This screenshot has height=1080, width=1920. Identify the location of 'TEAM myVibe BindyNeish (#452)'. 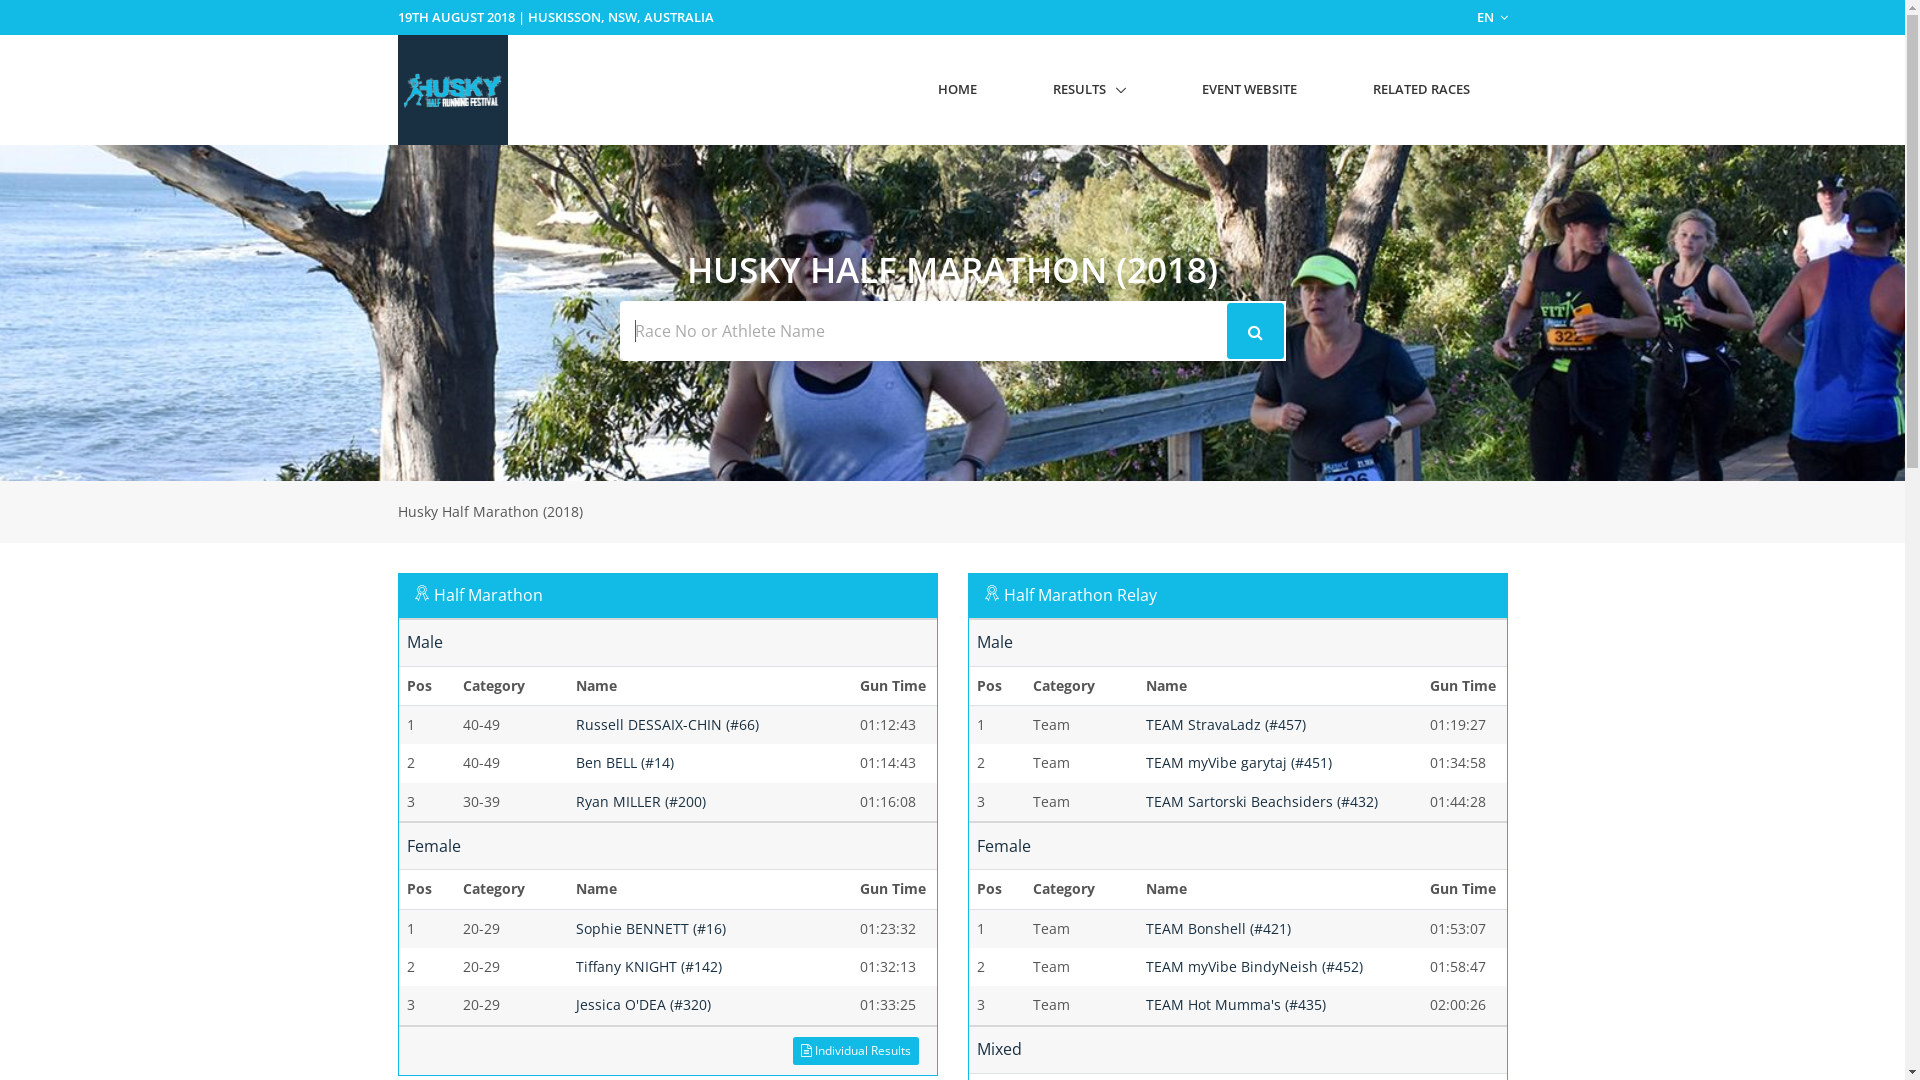
(1253, 965).